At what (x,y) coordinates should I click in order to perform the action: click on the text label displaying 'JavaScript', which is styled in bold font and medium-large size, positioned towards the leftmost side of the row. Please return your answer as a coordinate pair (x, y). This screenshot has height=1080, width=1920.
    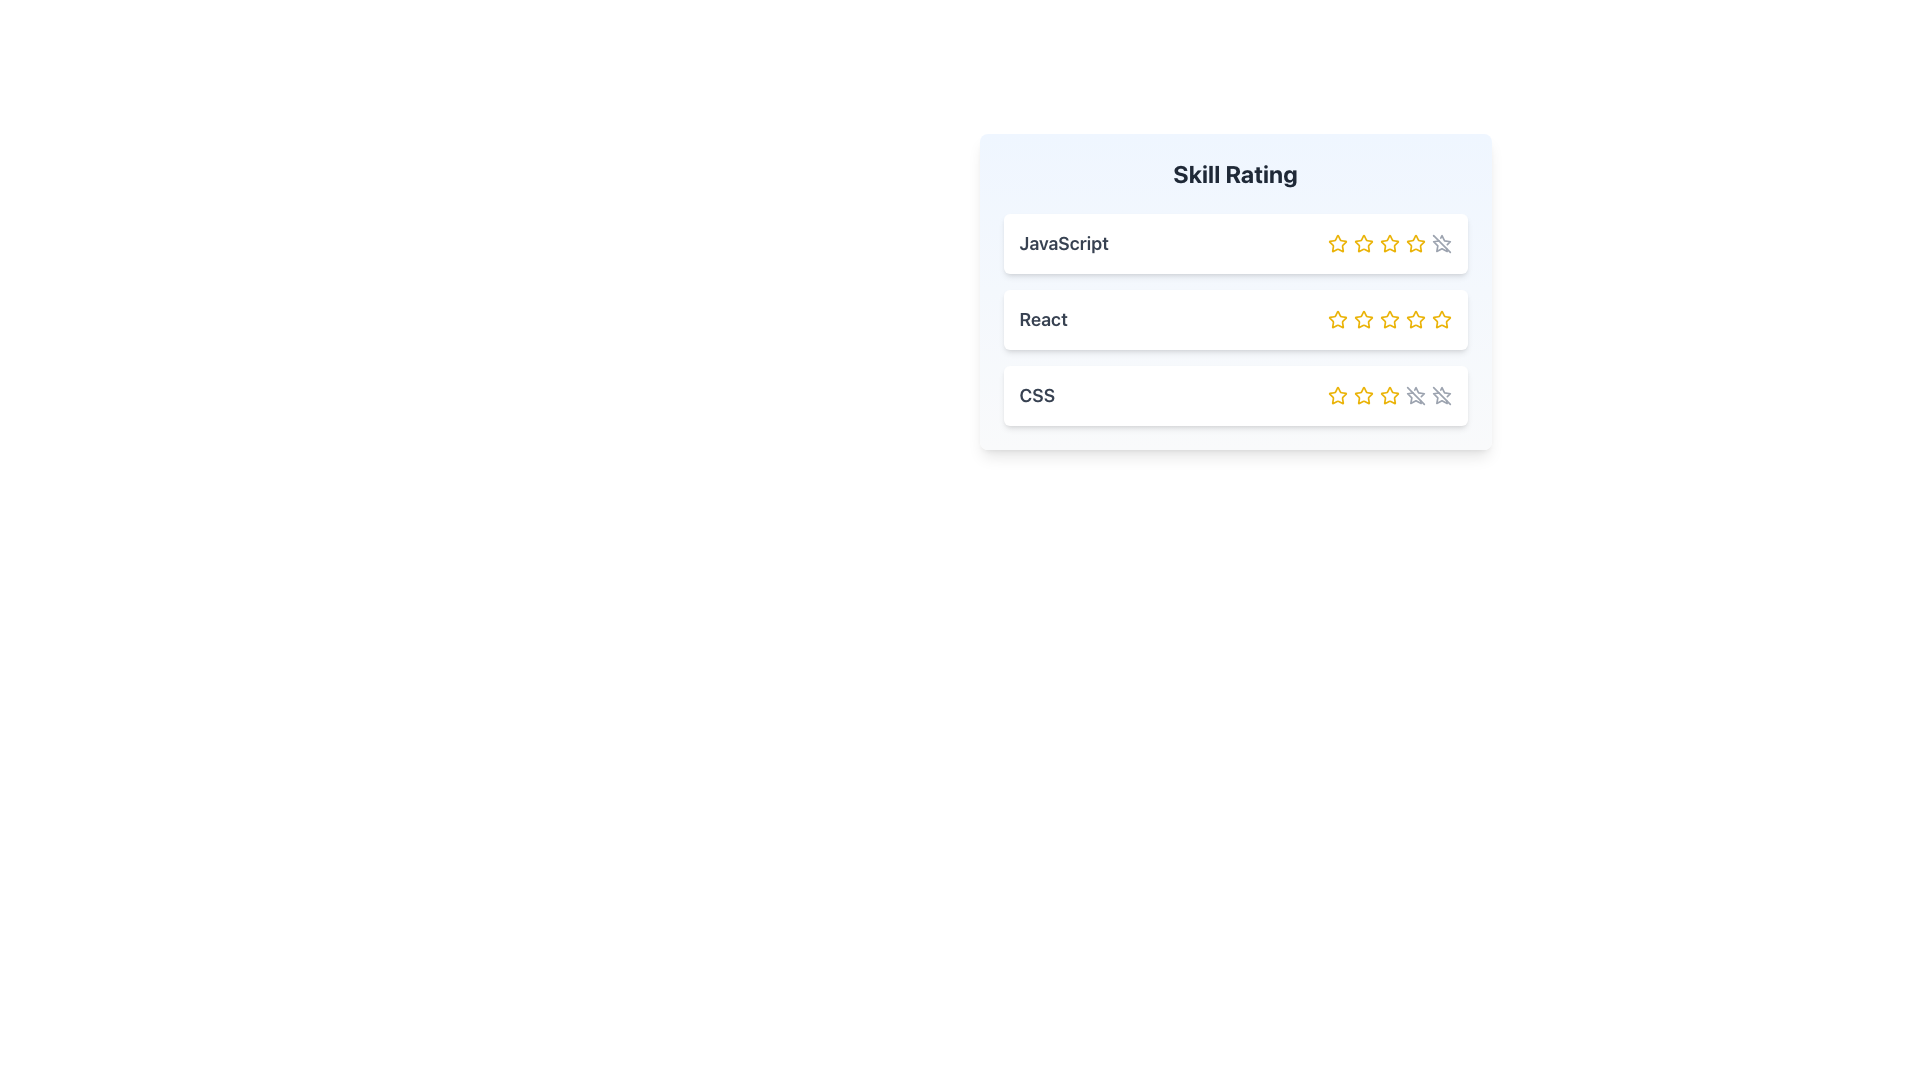
    Looking at the image, I should click on (1063, 242).